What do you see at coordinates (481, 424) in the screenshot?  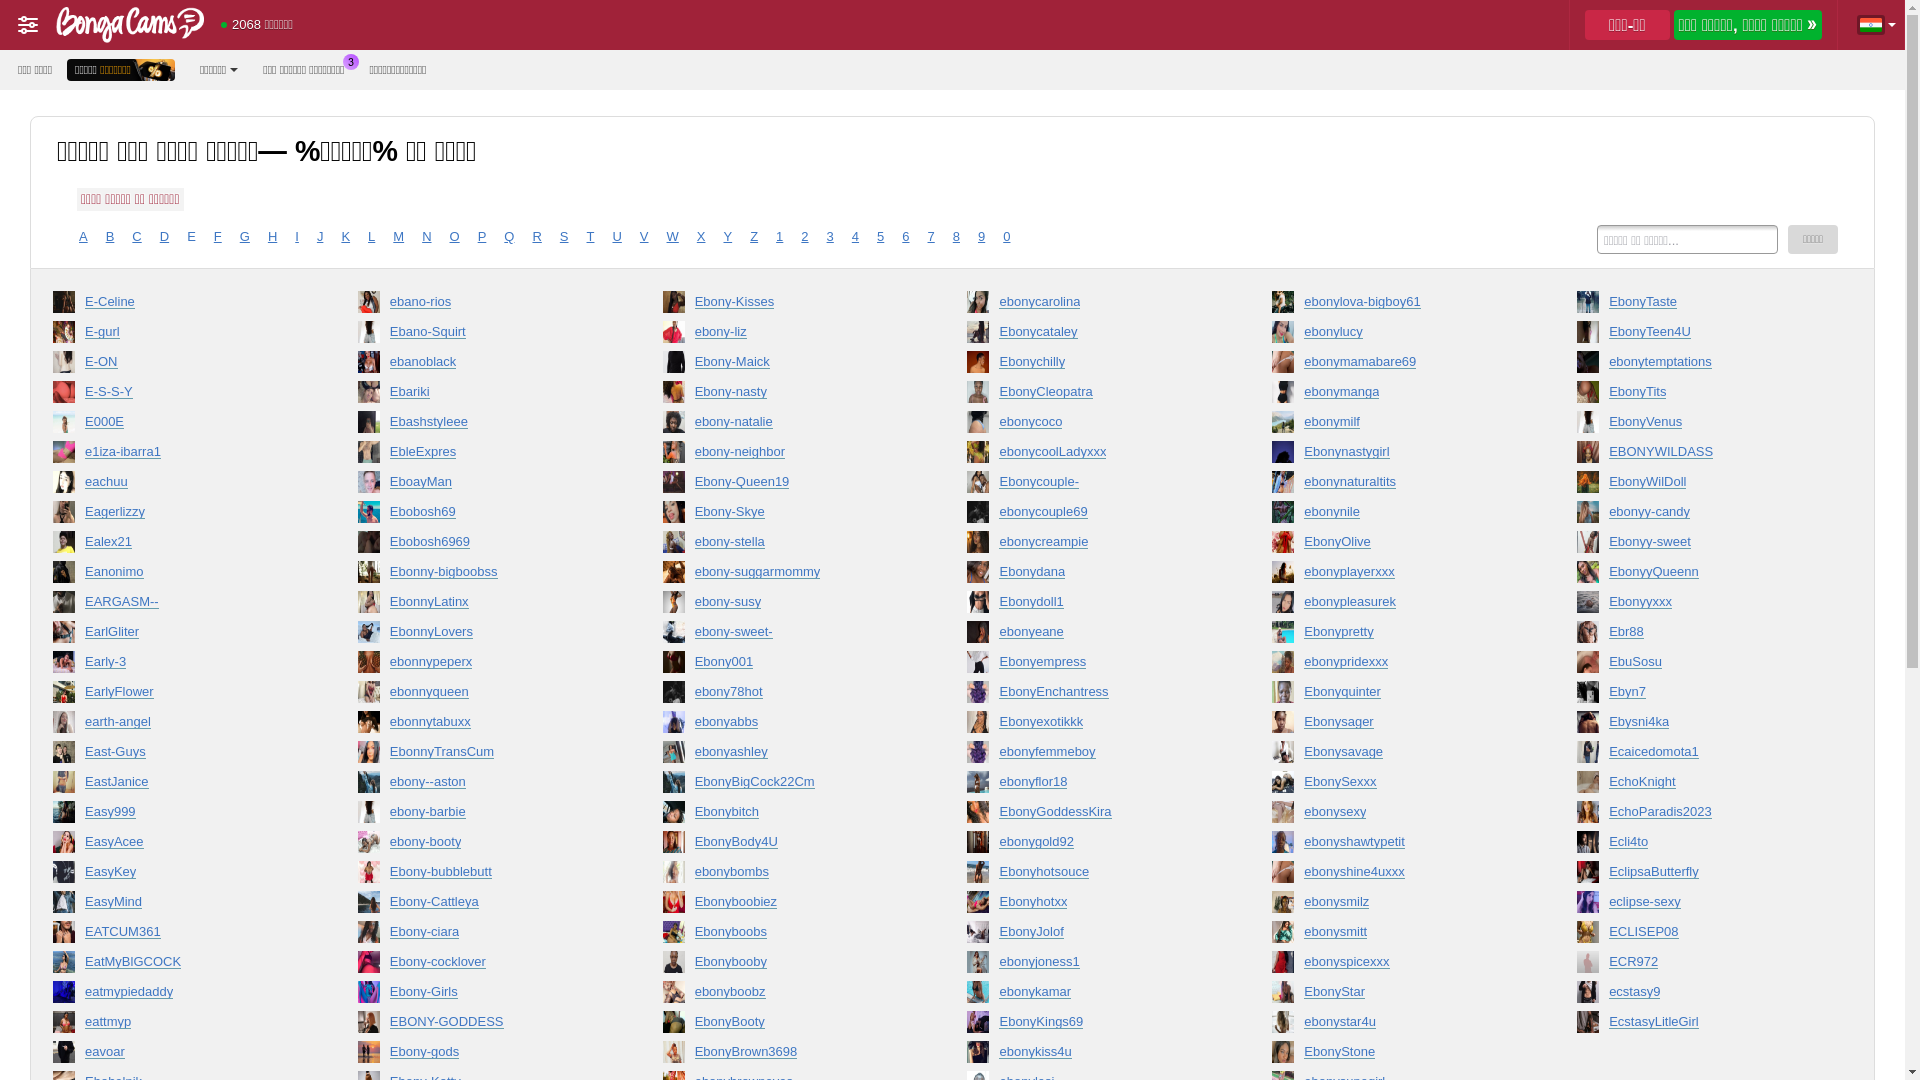 I see `'Ebashstyleee'` at bounding box center [481, 424].